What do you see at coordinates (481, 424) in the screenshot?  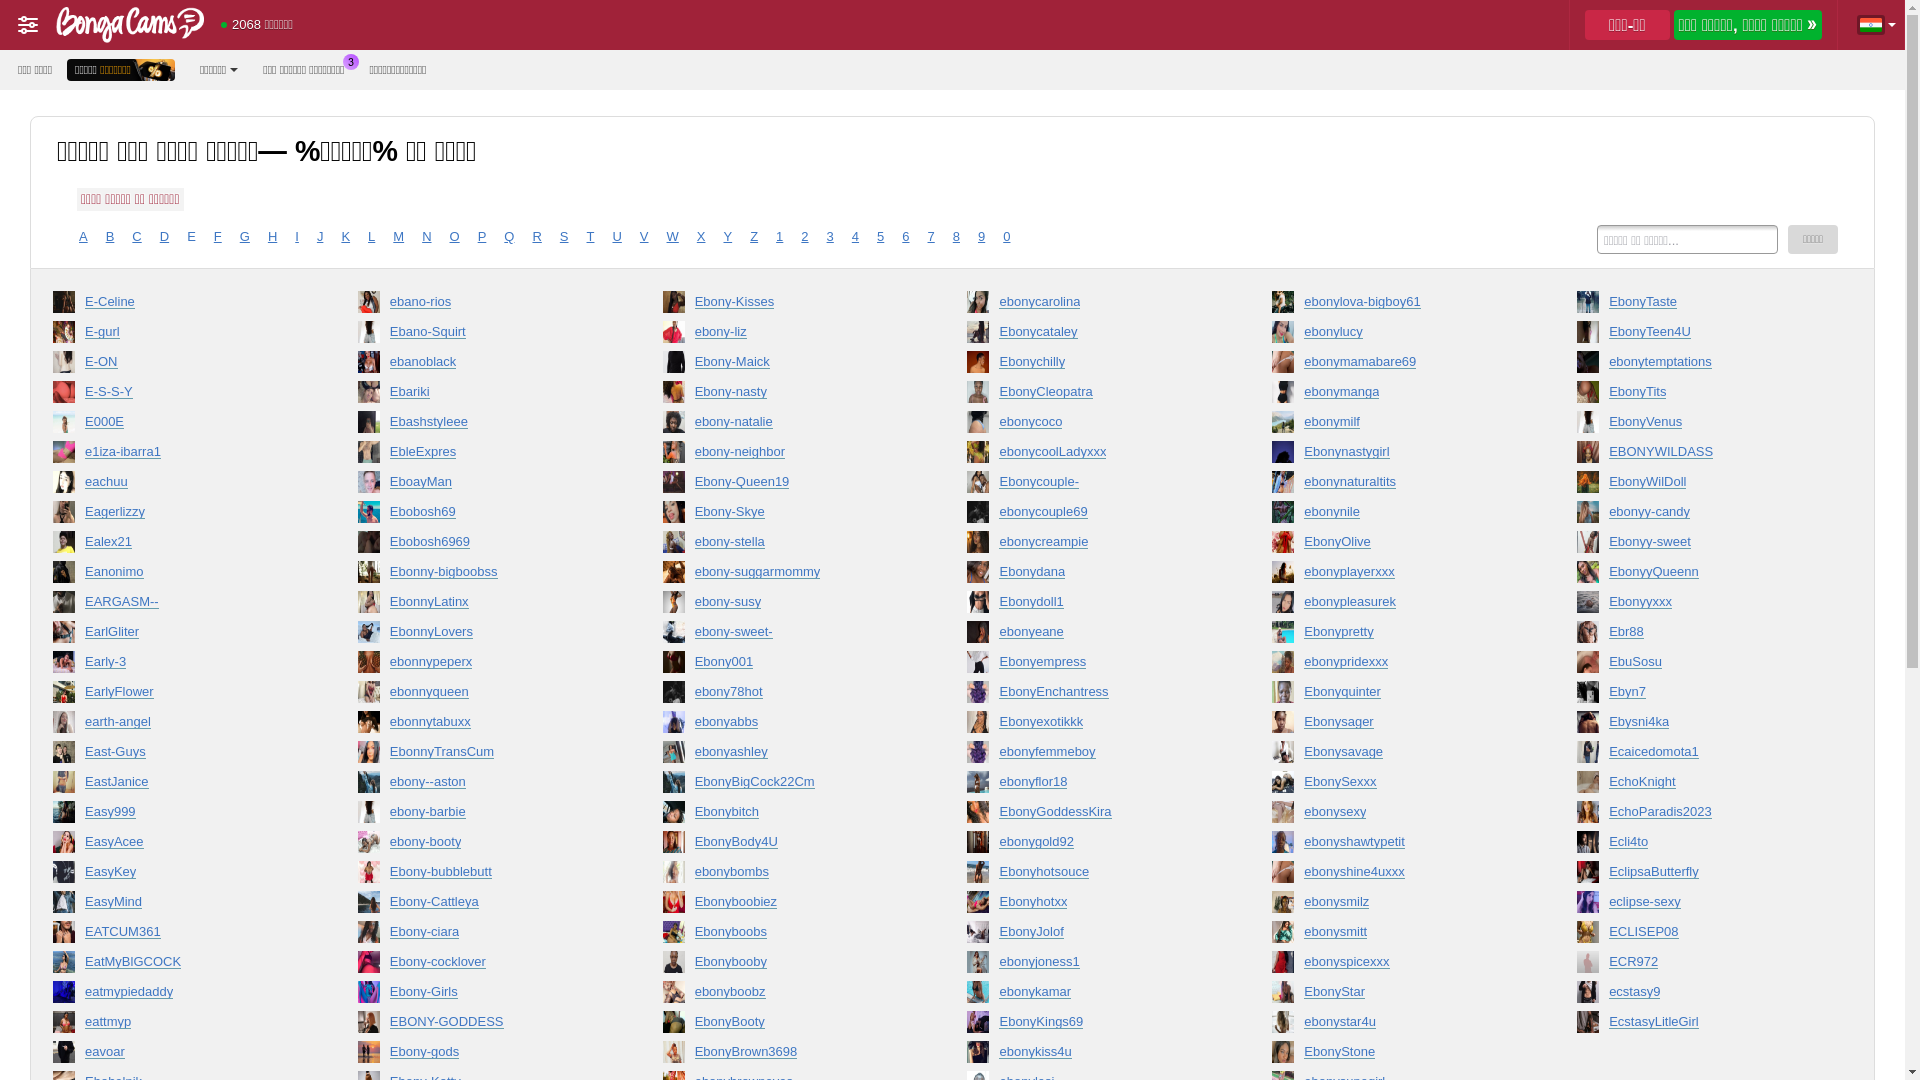 I see `'Ebashstyleee'` at bounding box center [481, 424].